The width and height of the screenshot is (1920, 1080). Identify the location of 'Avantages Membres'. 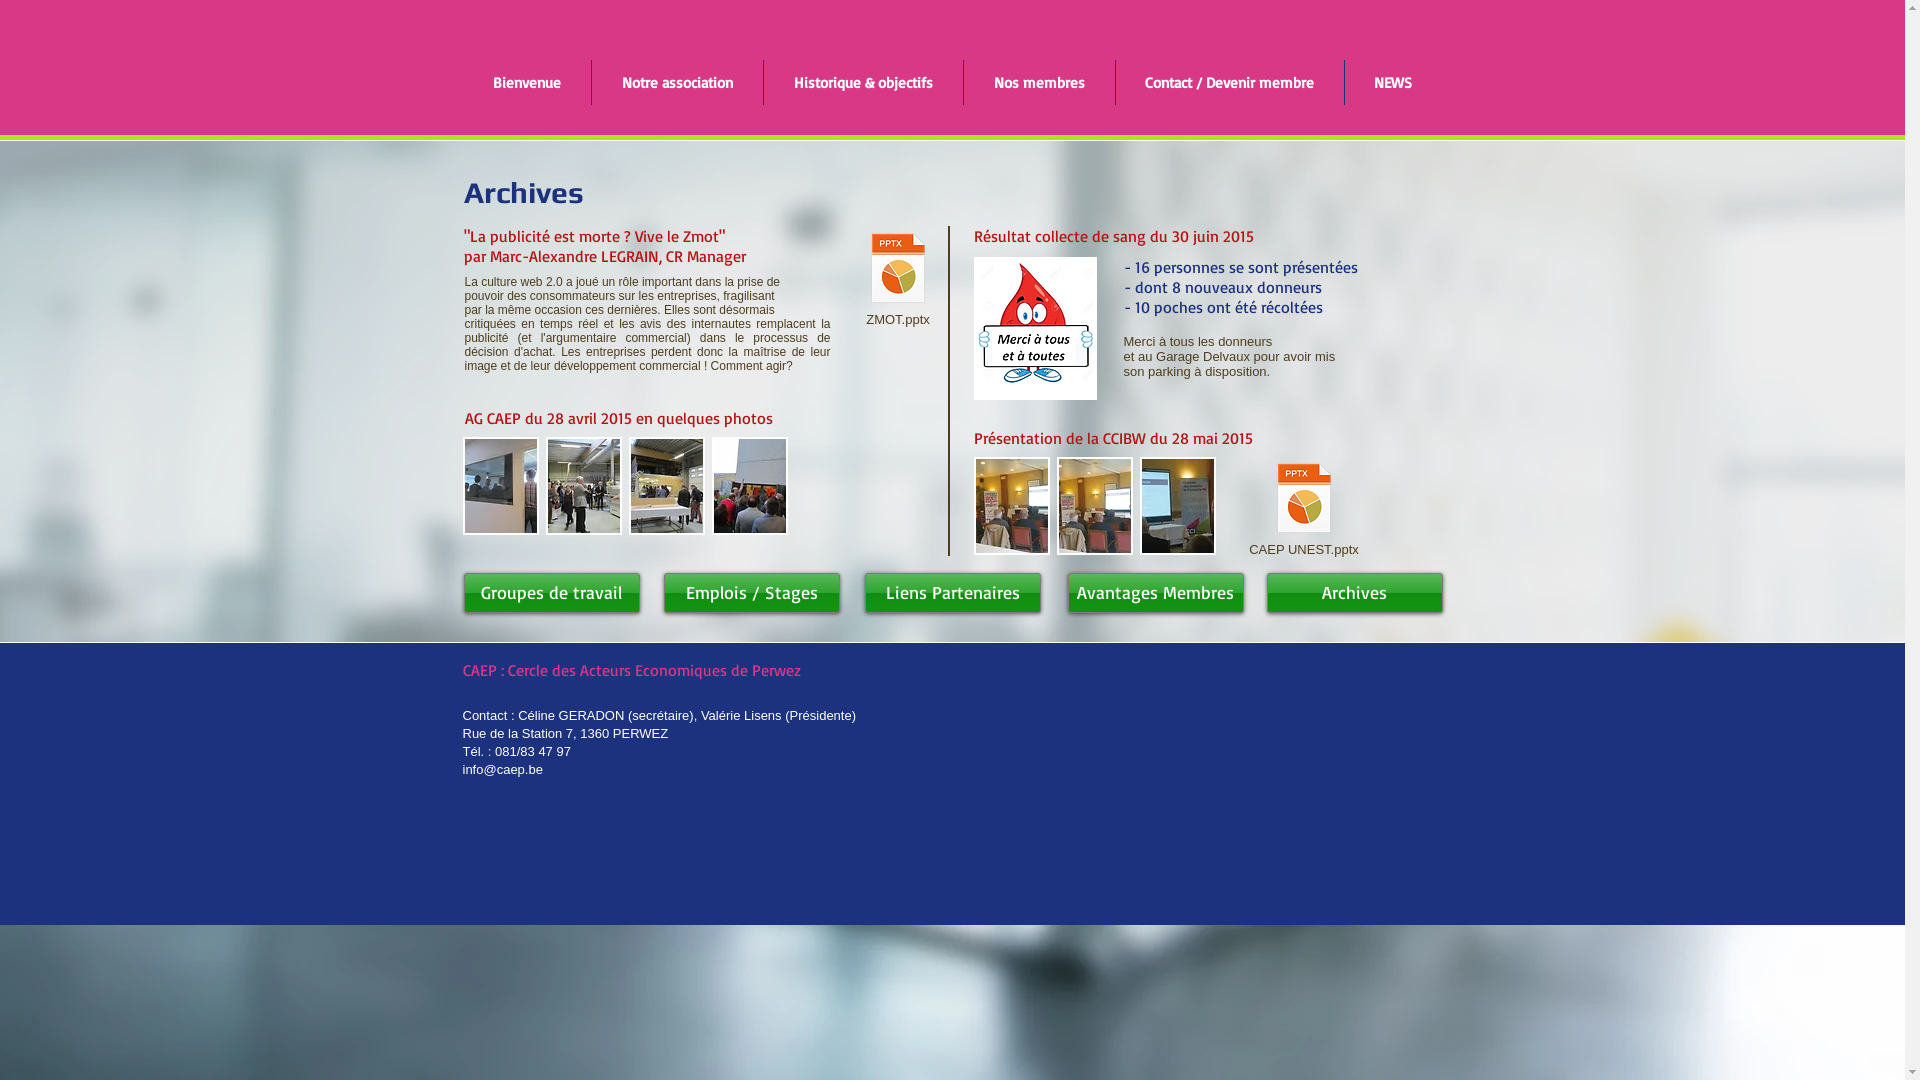
(1156, 592).